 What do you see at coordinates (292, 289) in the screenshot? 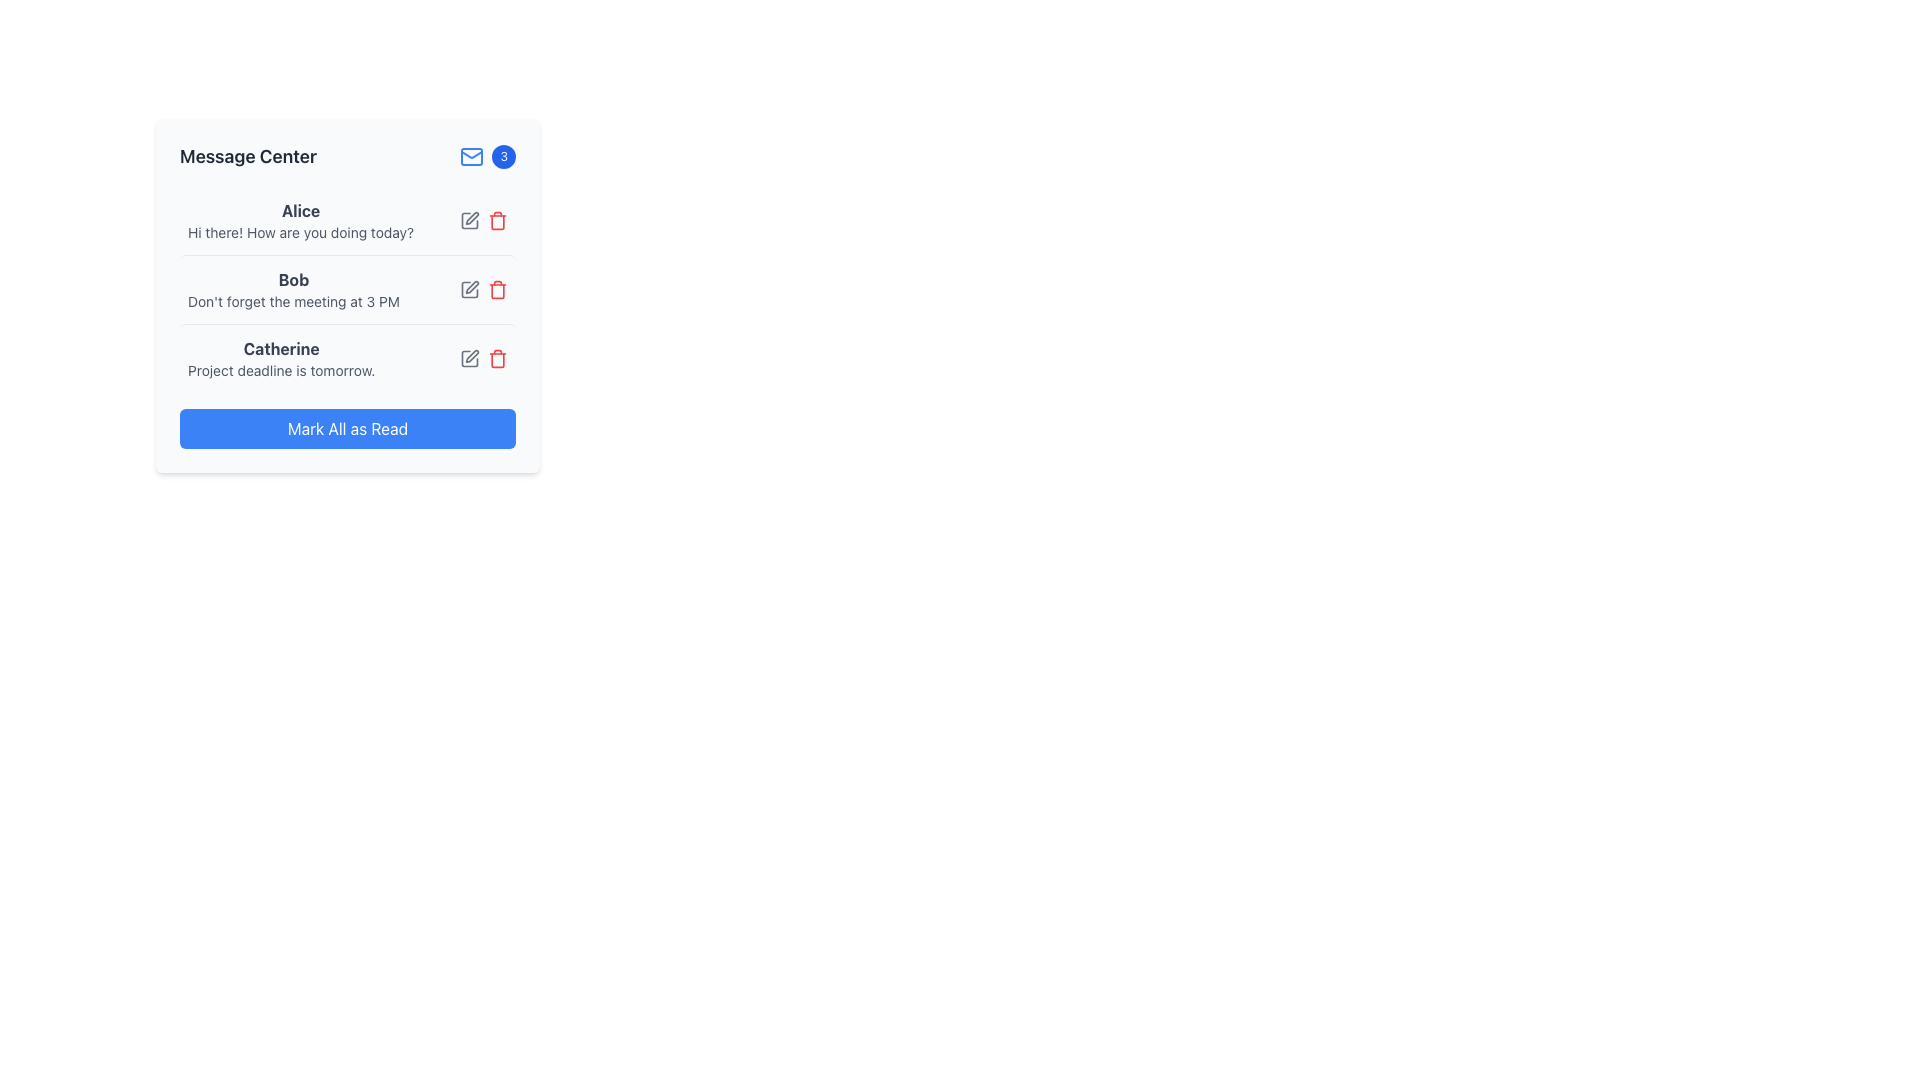
I see `message content and sender name from the Text element located in the second row of the message list in the 'Message Center' panel, positioned between entries for 'Alice' and 'Catherine'` at bounding box center [292, 289].